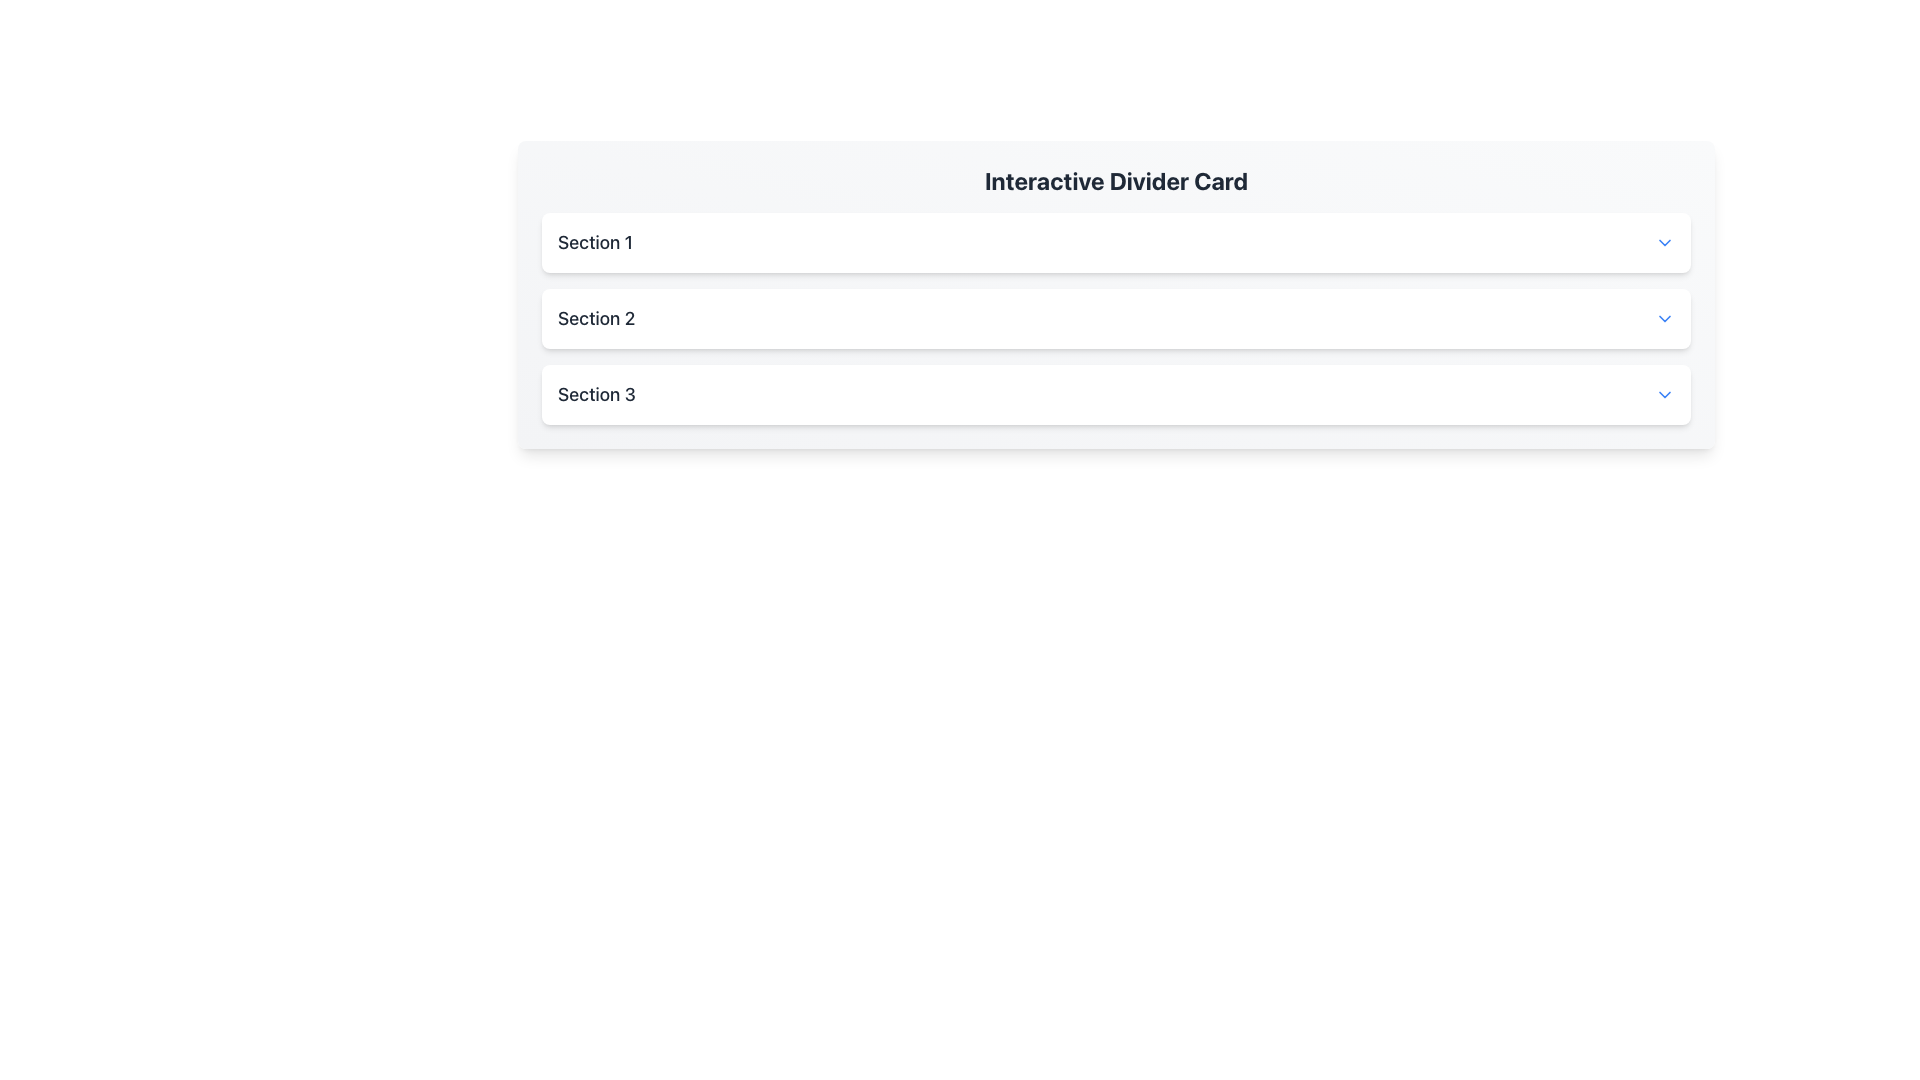 The height and width of the screenshot is (1080, 1920). What do you see at coordinates (1665, 394) in the screenshot?
I see `the downward-facing blue chevron icon located at the far-right end of the 'Section 3' row to possibly reveal additional information` at bounding box center [1665, 394].